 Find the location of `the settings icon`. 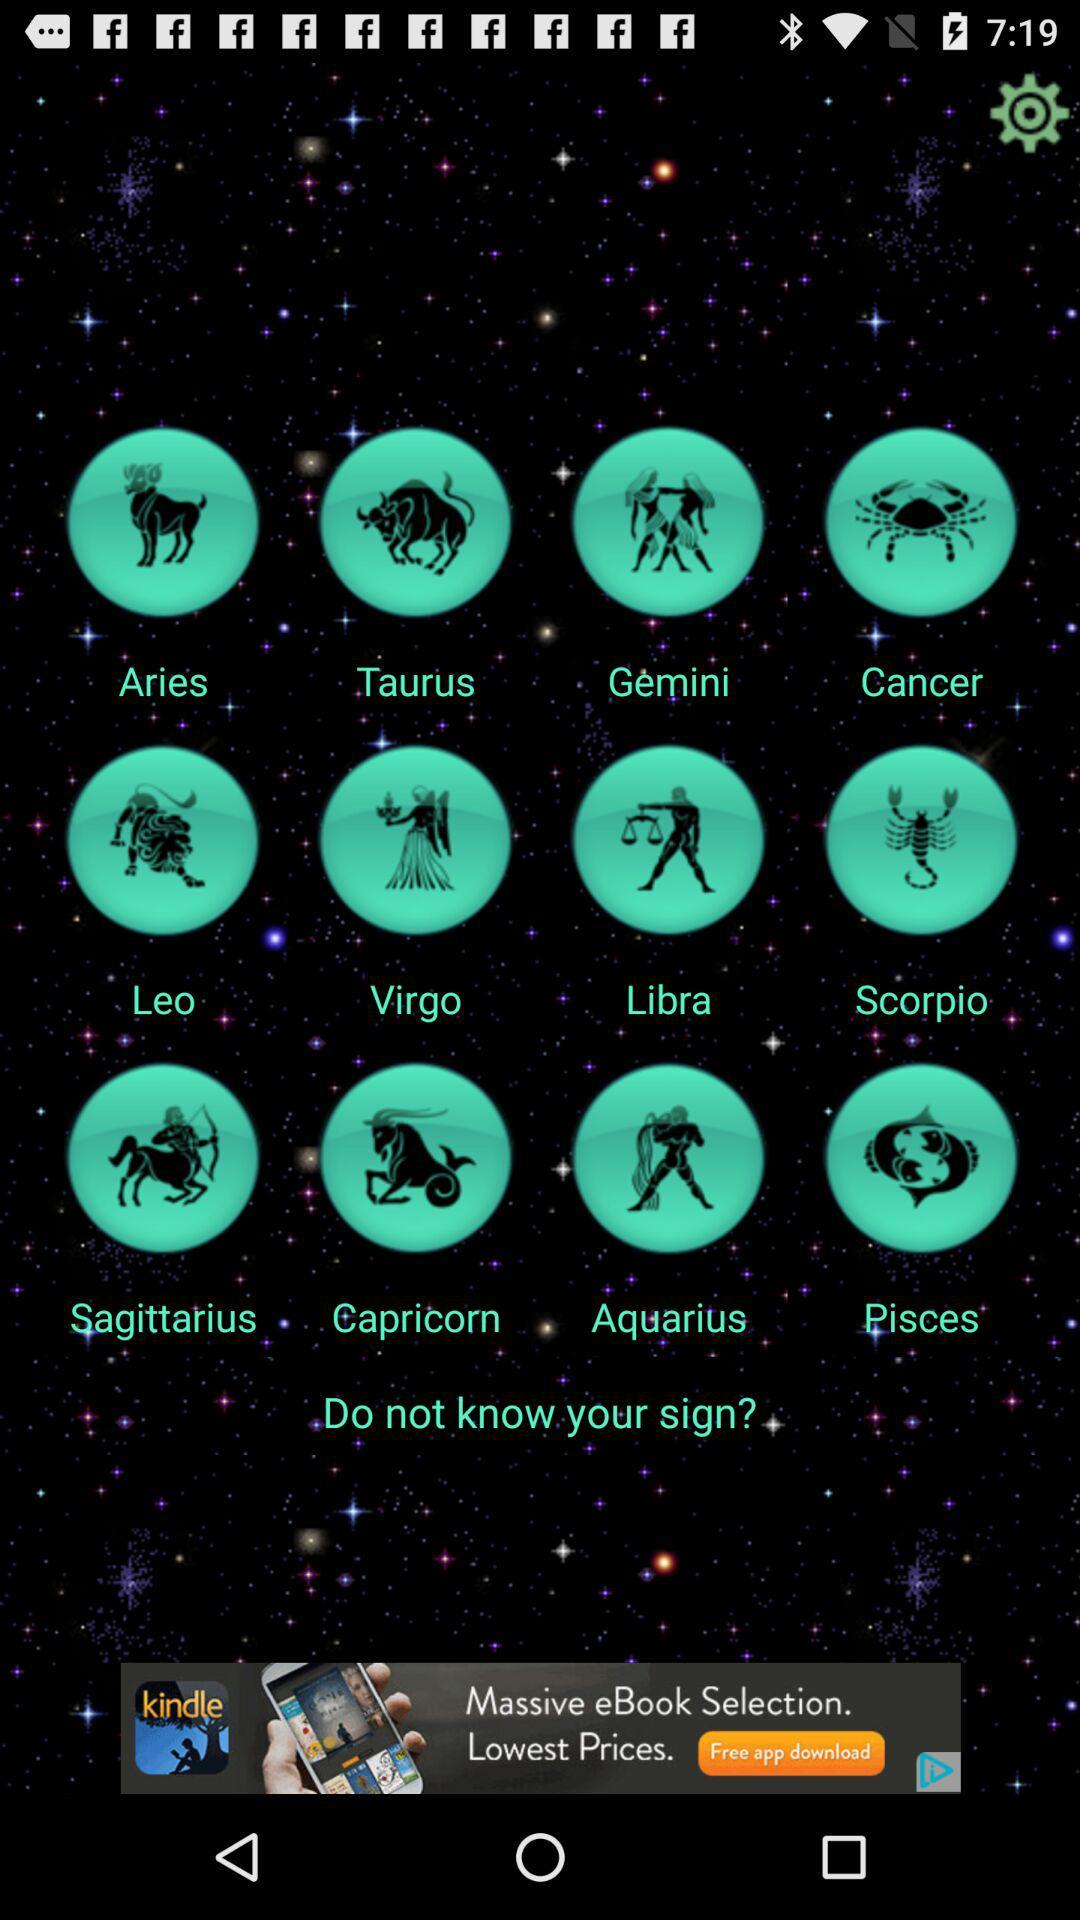

the settings icon is located at coordinates (1029, 120).